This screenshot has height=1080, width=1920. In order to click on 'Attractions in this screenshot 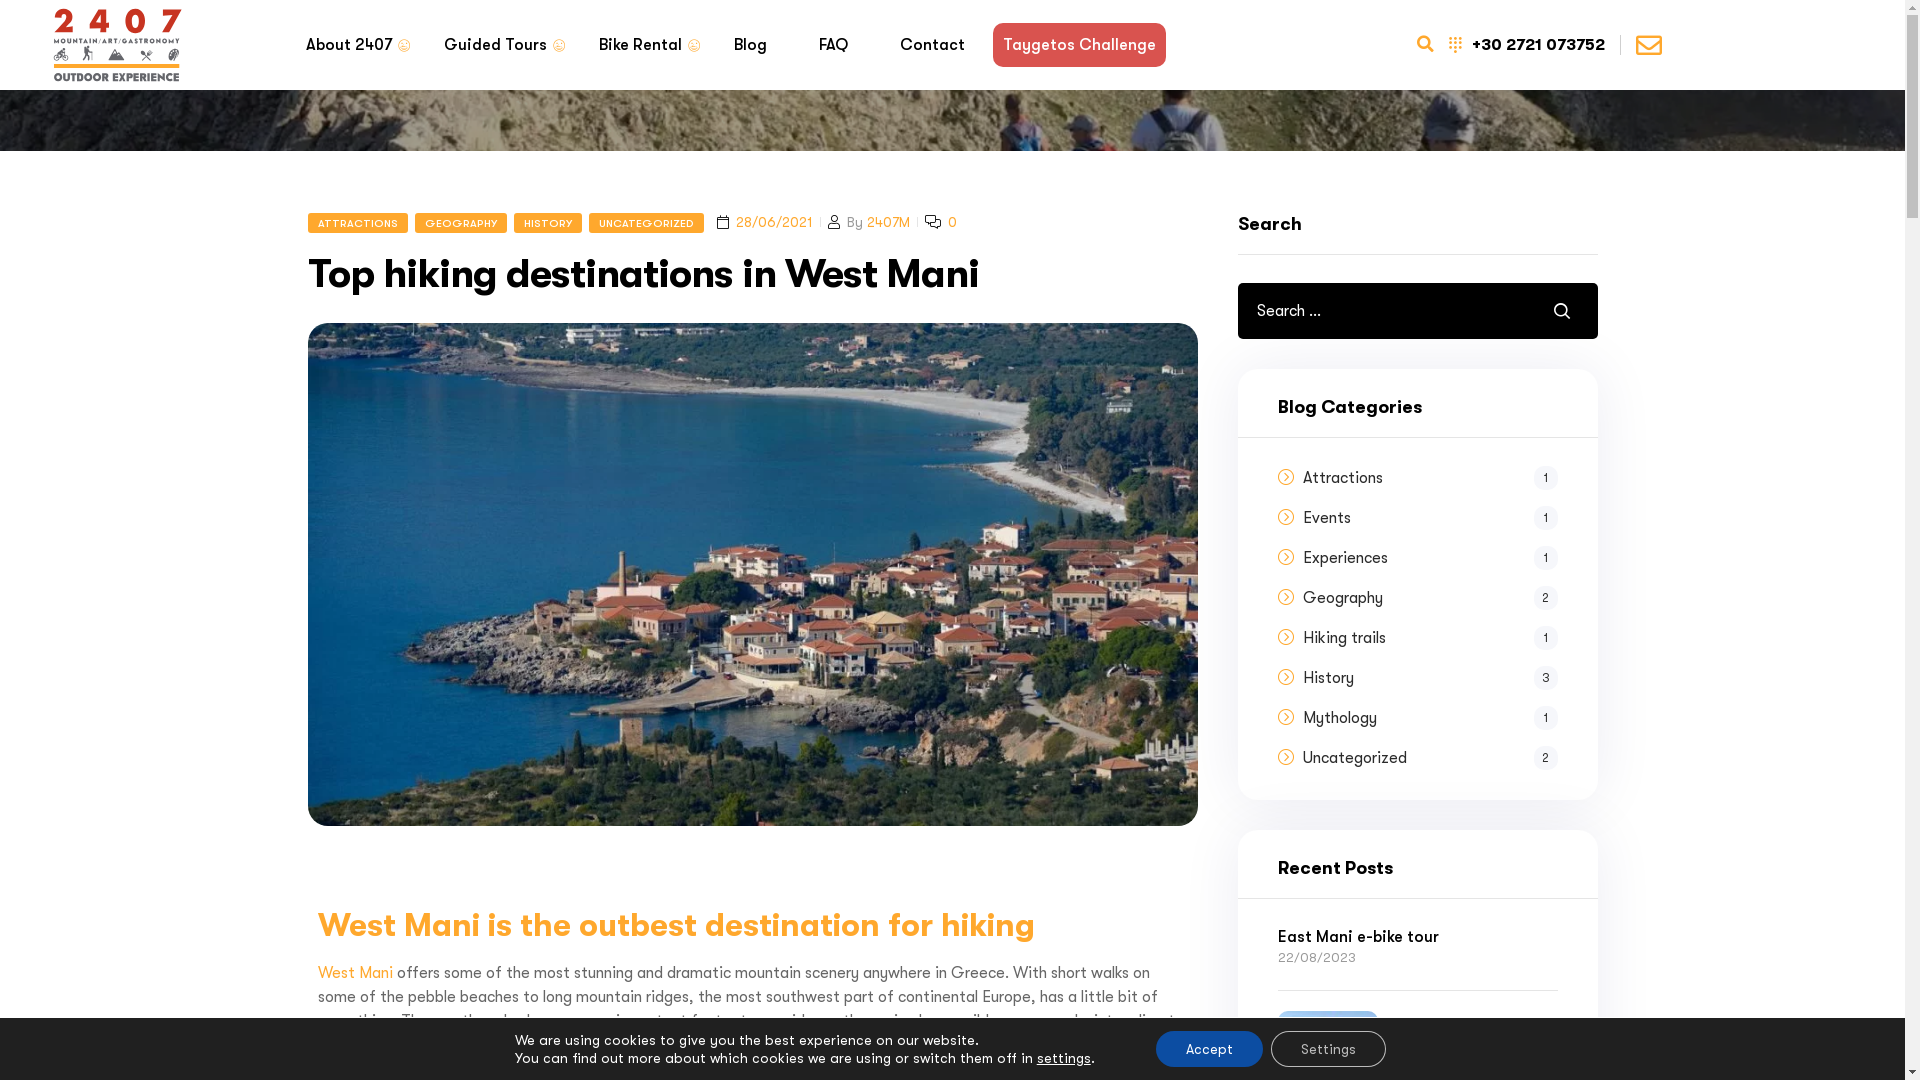, I will do `click(1429, 478)`.